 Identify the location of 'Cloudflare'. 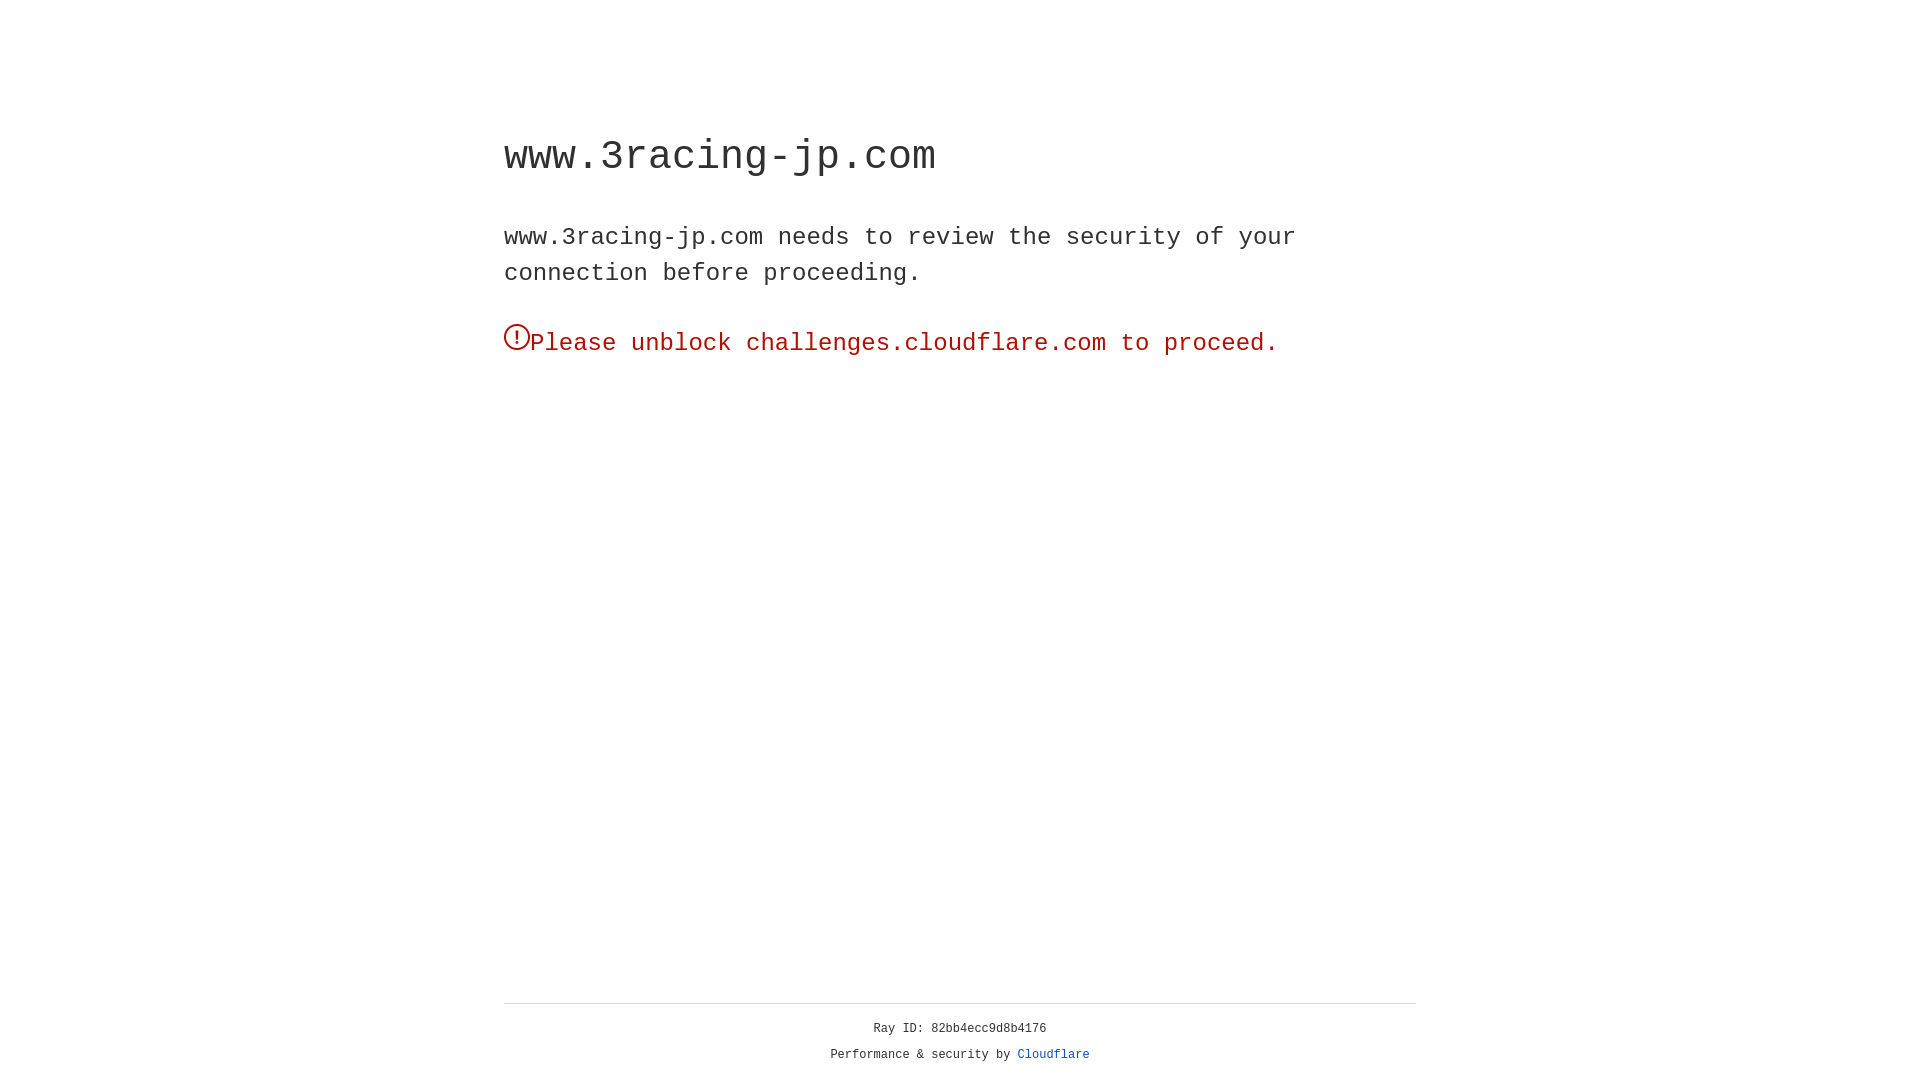
(1053, 1054).